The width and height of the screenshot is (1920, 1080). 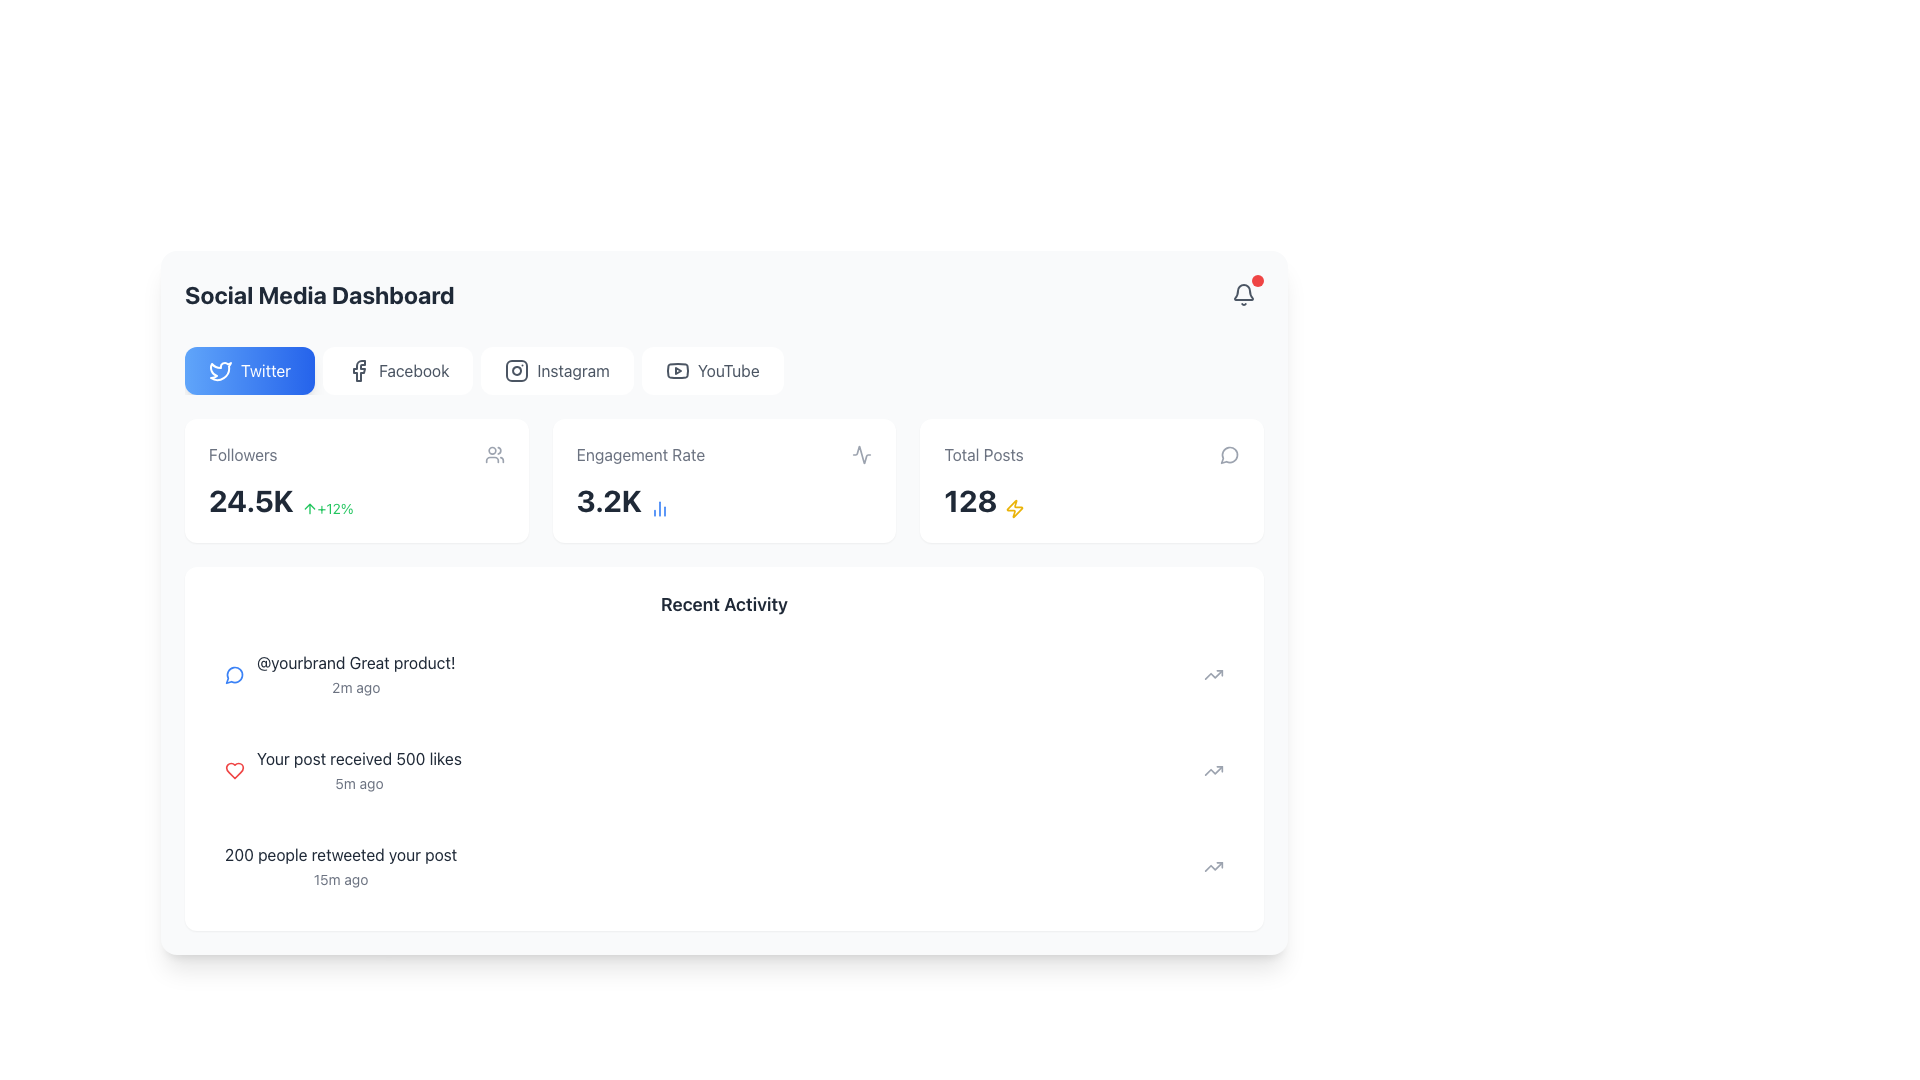 I want to click on the Facebook icon located in the navigation section of the social media dashboard to switch to the Facebook metrics view, so click(x=359, y=370).